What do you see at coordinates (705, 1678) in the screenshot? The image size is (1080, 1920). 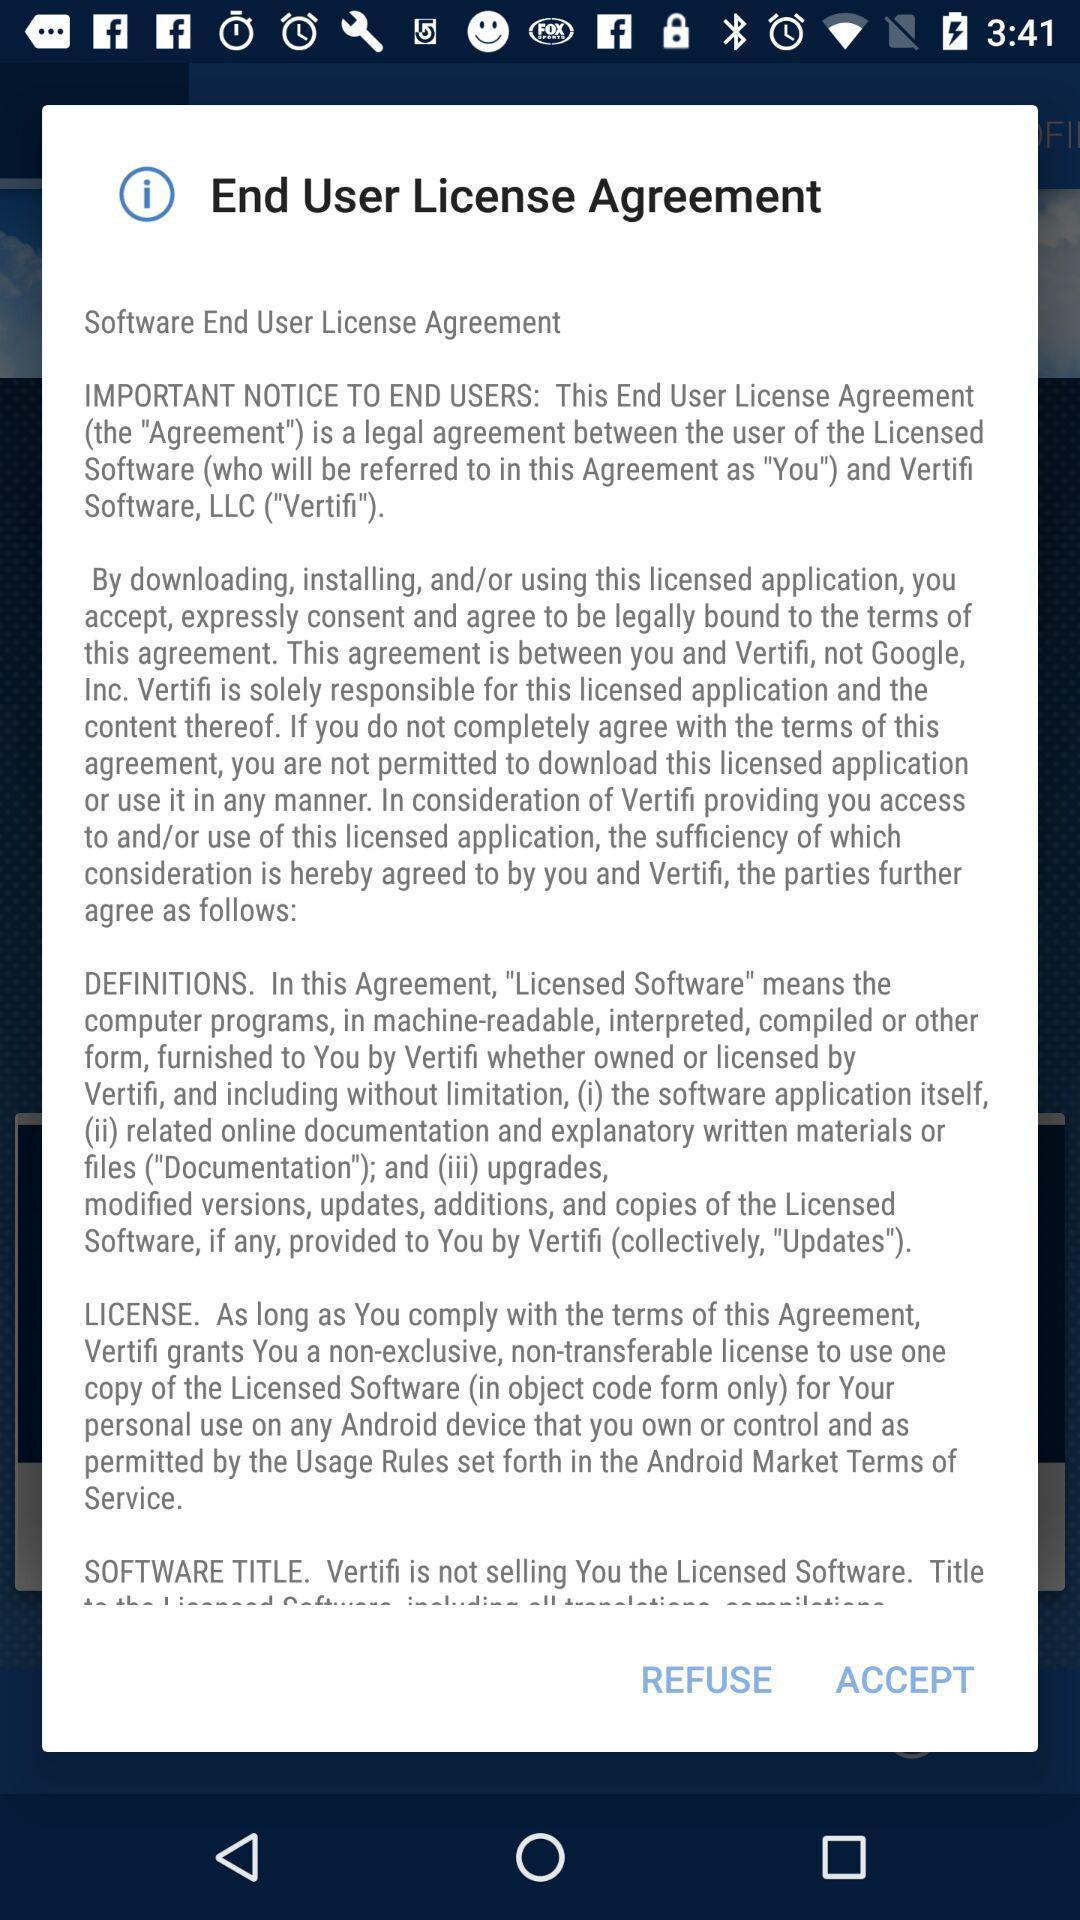 I see `icon next to the accept icon` at bounding box center [705, 1678].